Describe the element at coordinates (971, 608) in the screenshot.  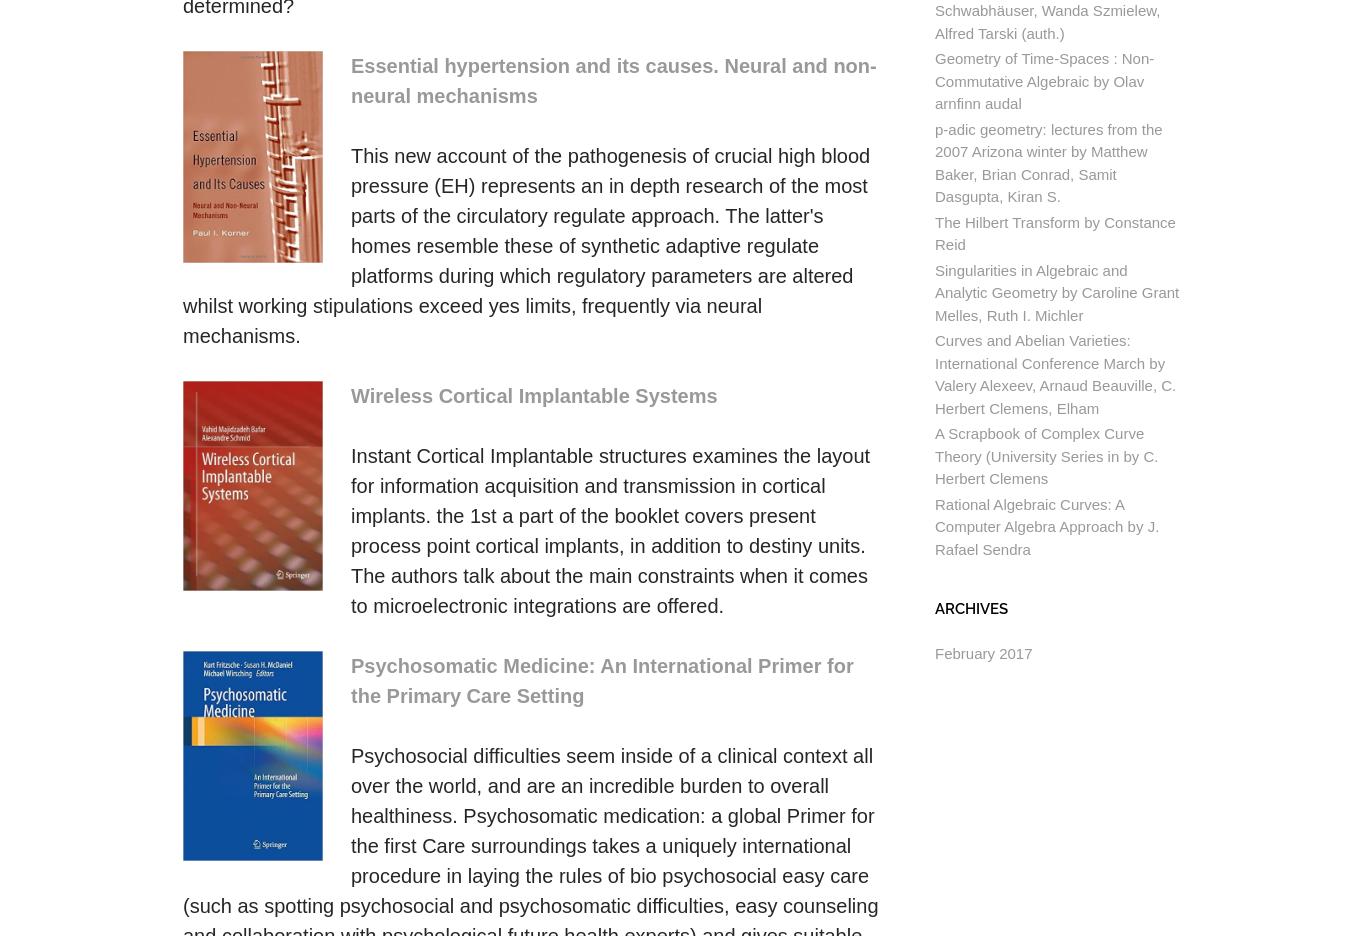
I see `'Archives'` at that location.